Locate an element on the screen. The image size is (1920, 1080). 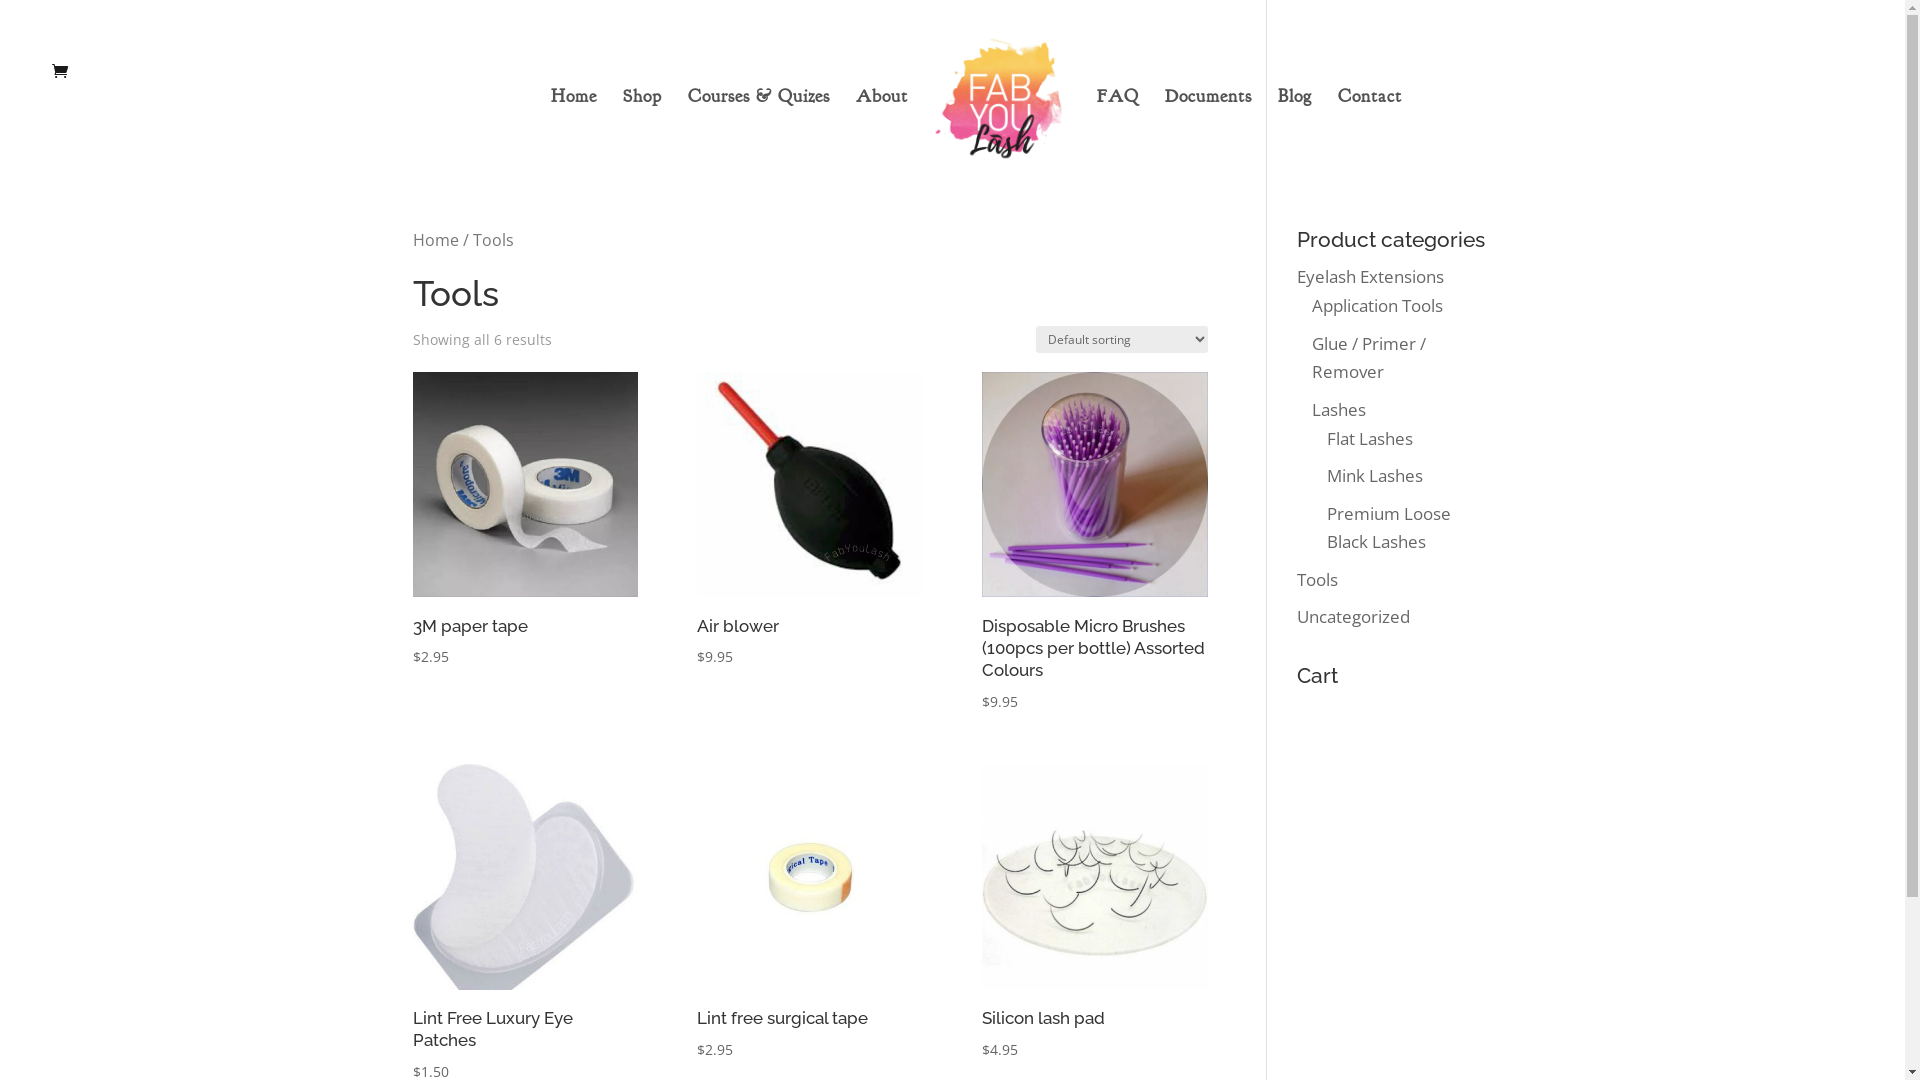
'FAQ' is located at coordinates (1117, 129).